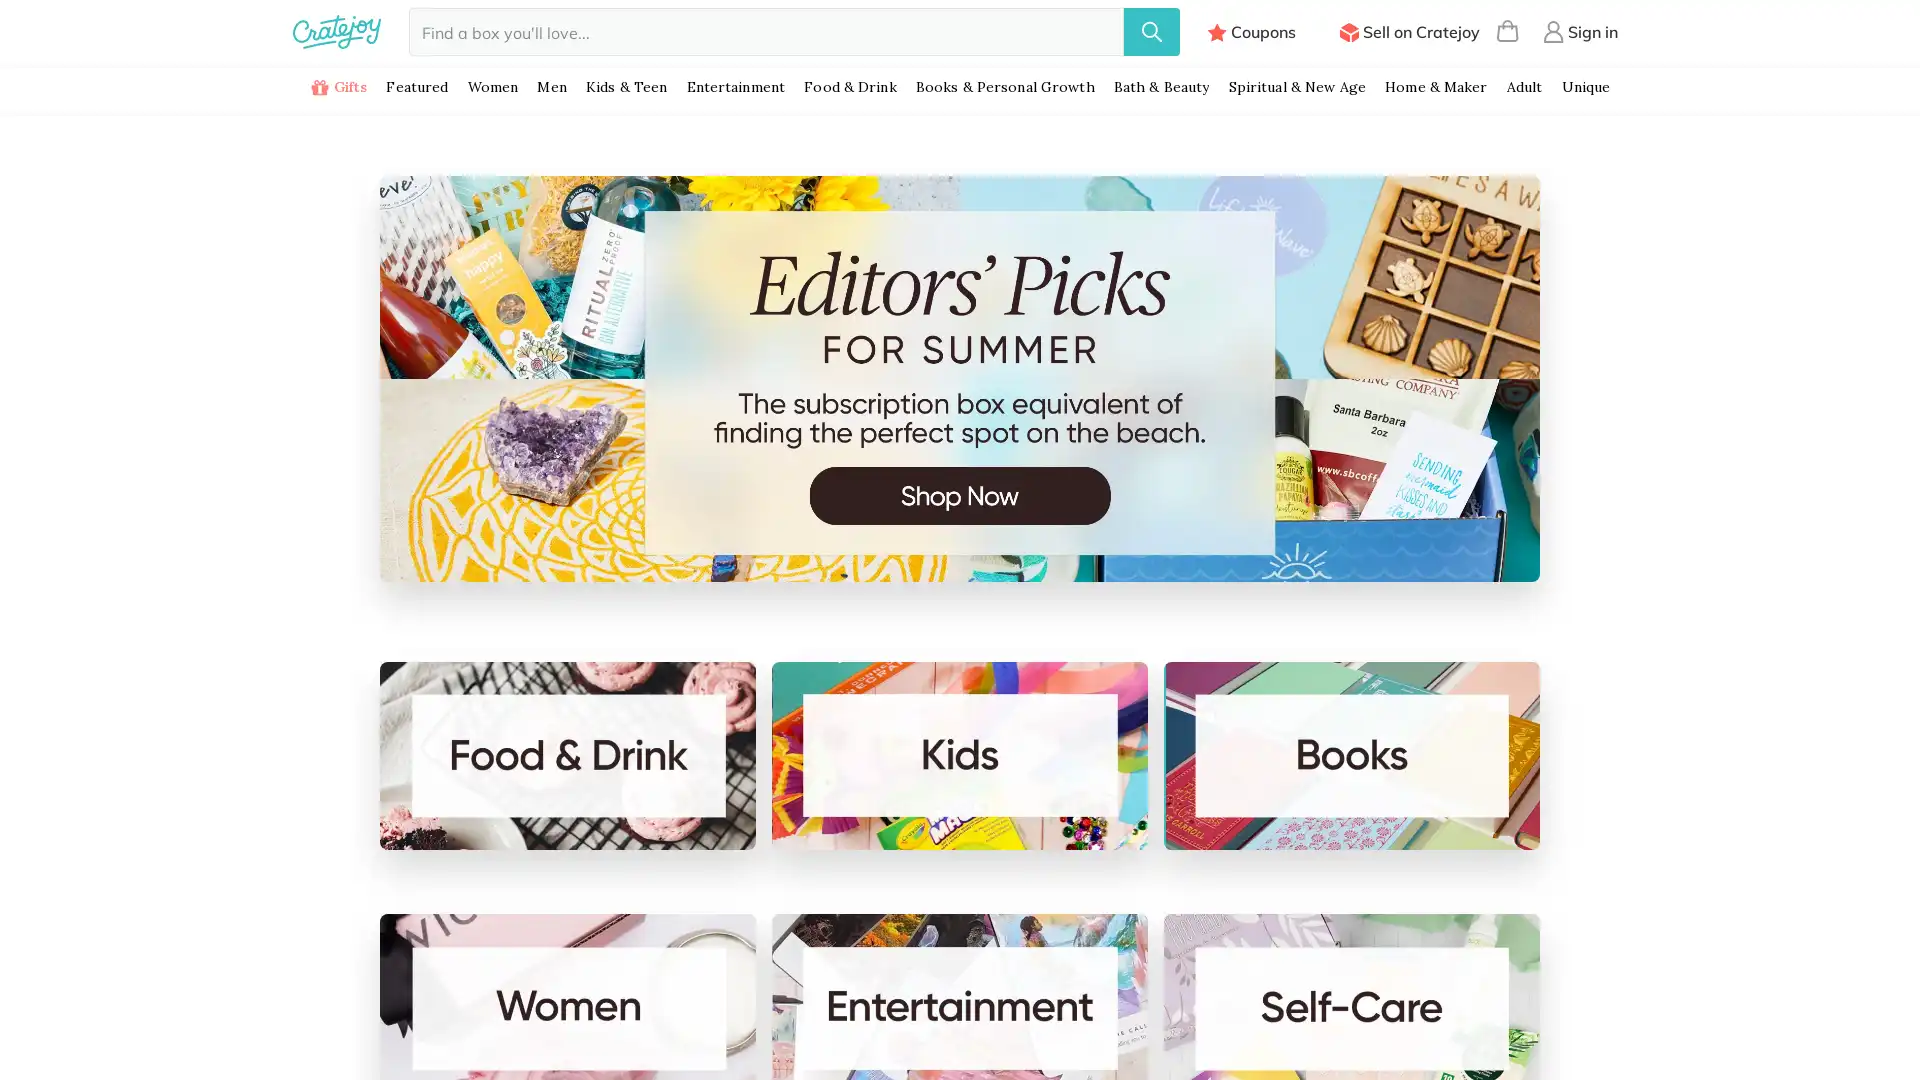 Image resolution: width=1920 pixels, height=1080 pixels. I want to click on Sign in, so click(1579, 31).